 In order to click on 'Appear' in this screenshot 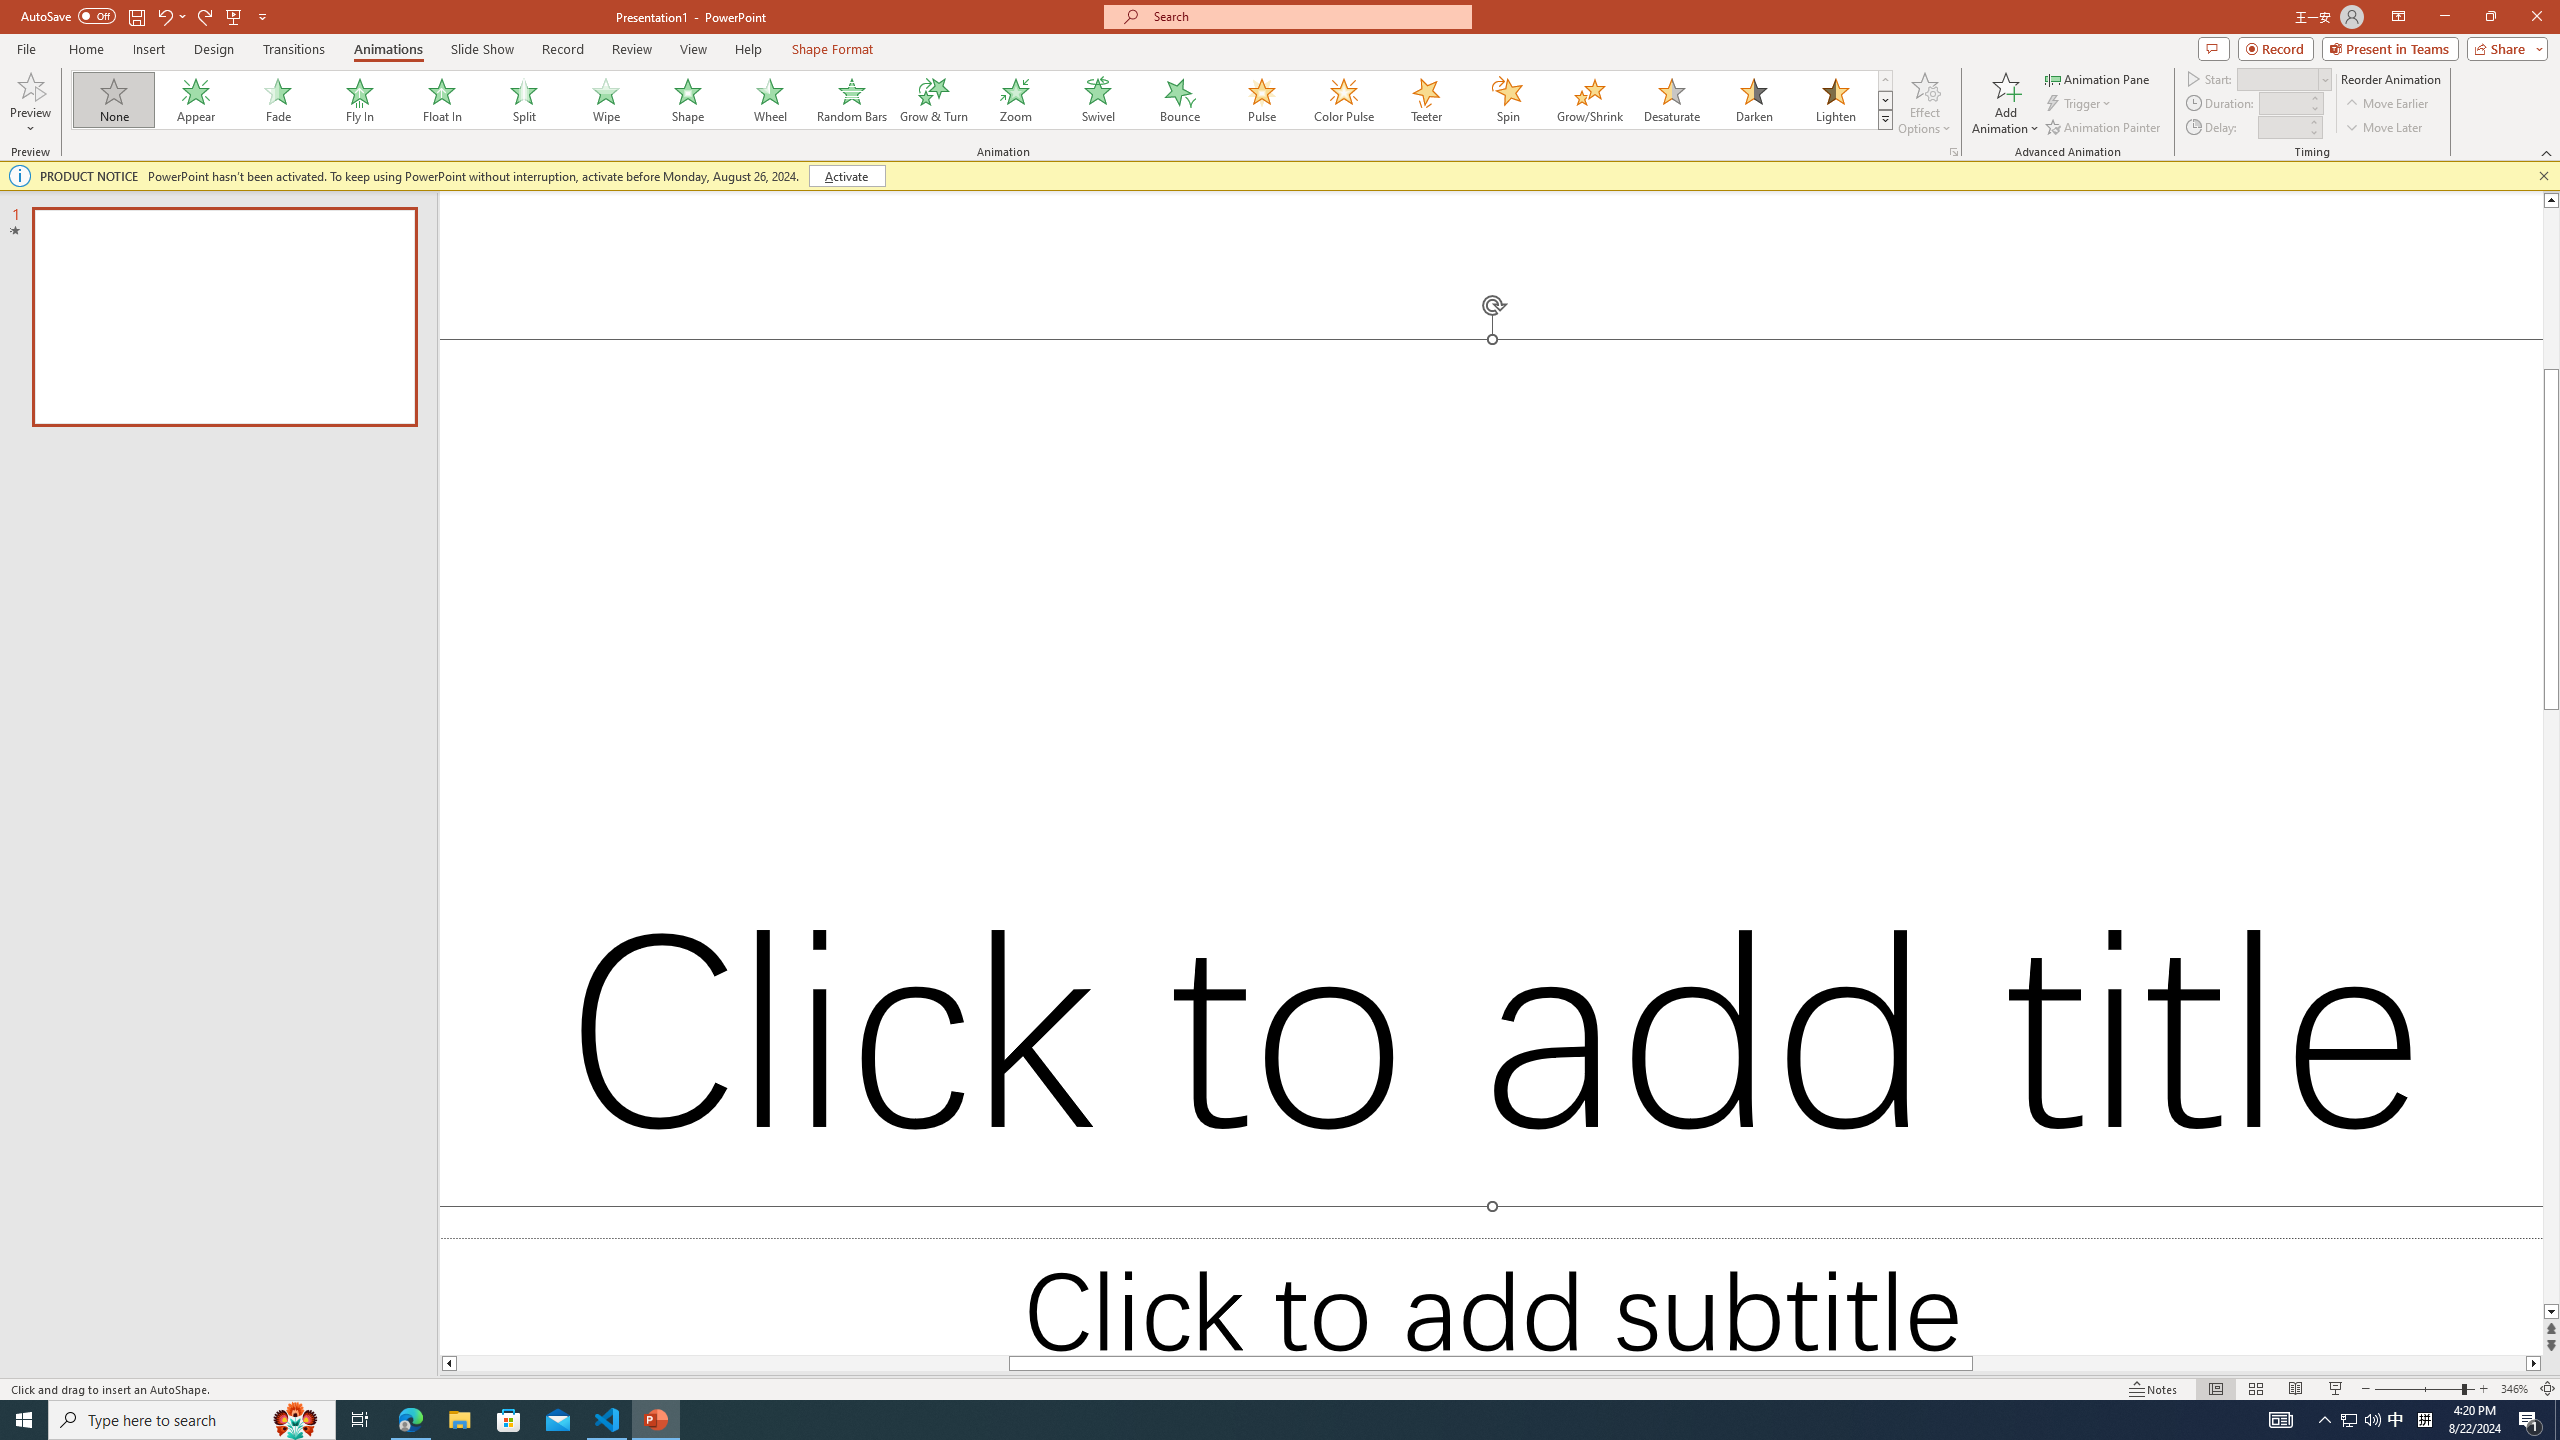, I will do `click(196, 99)`.